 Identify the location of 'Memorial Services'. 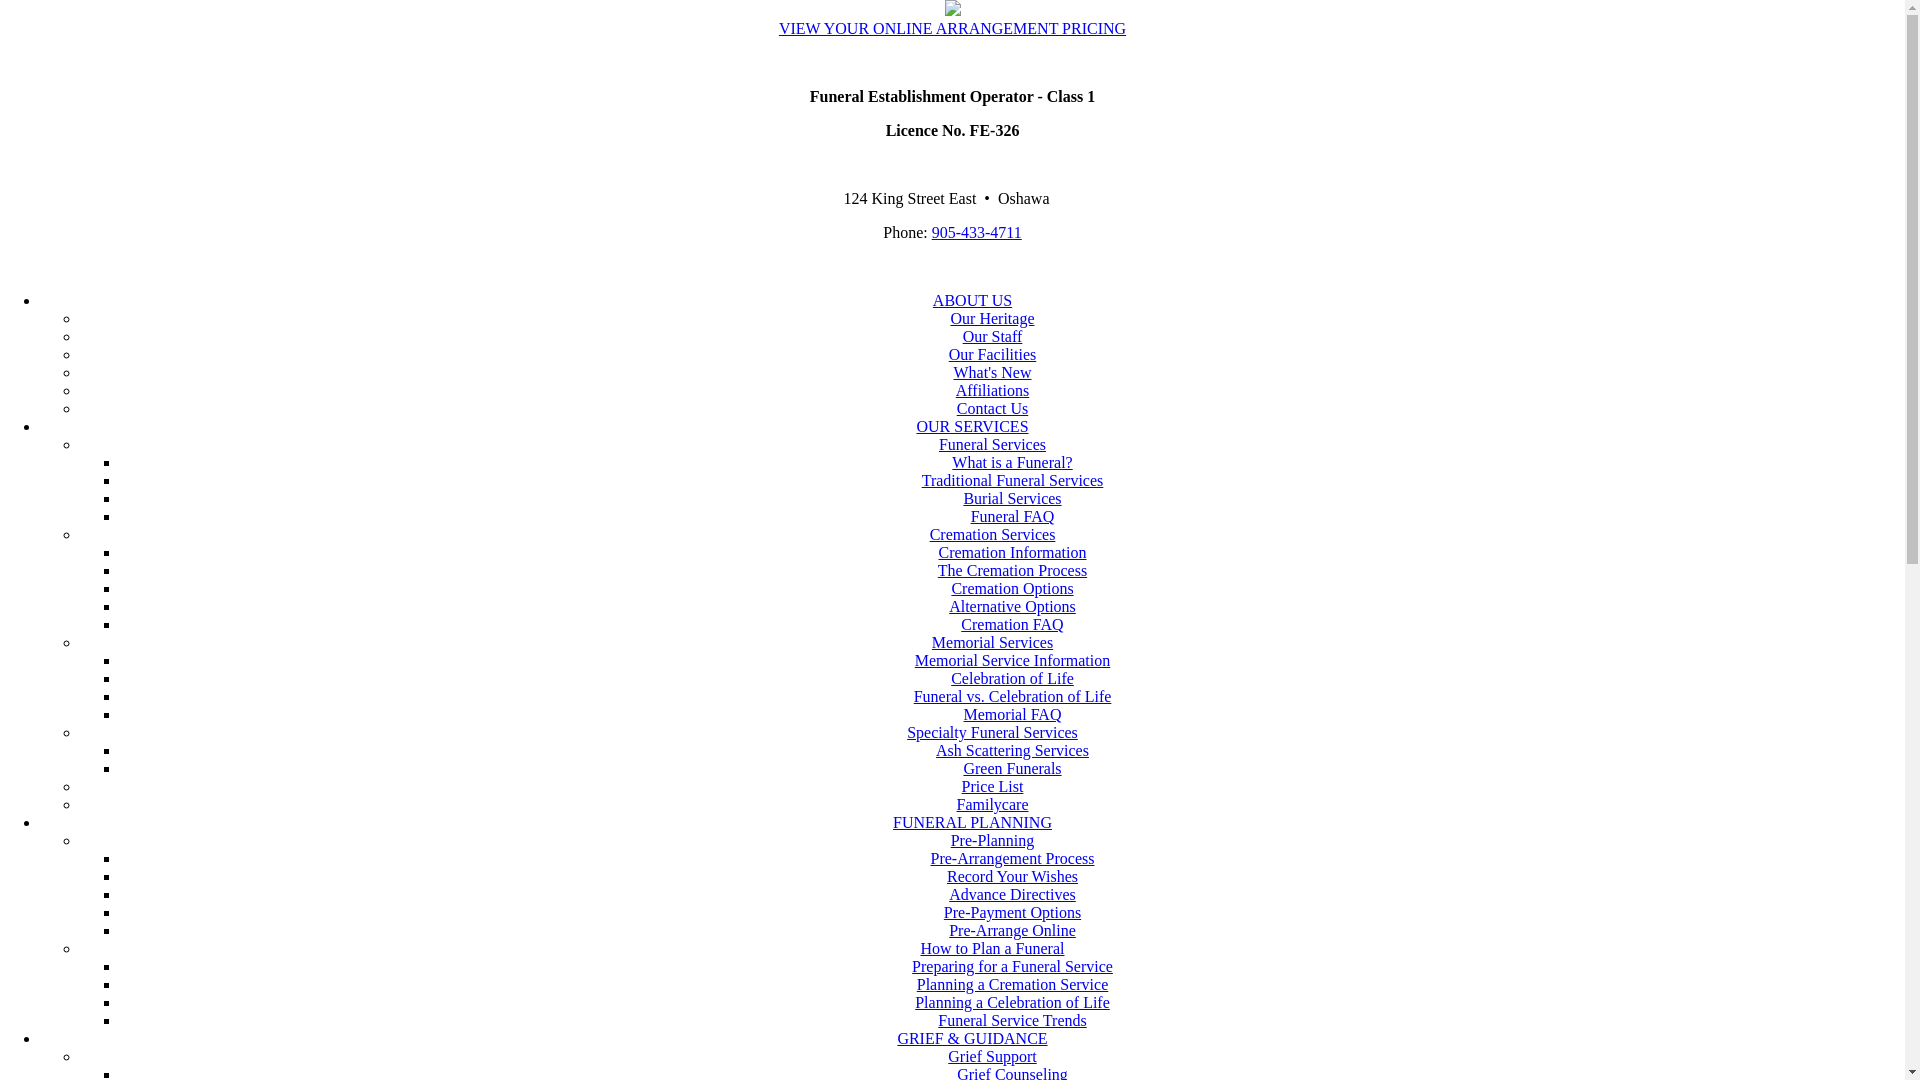
(992, 642).